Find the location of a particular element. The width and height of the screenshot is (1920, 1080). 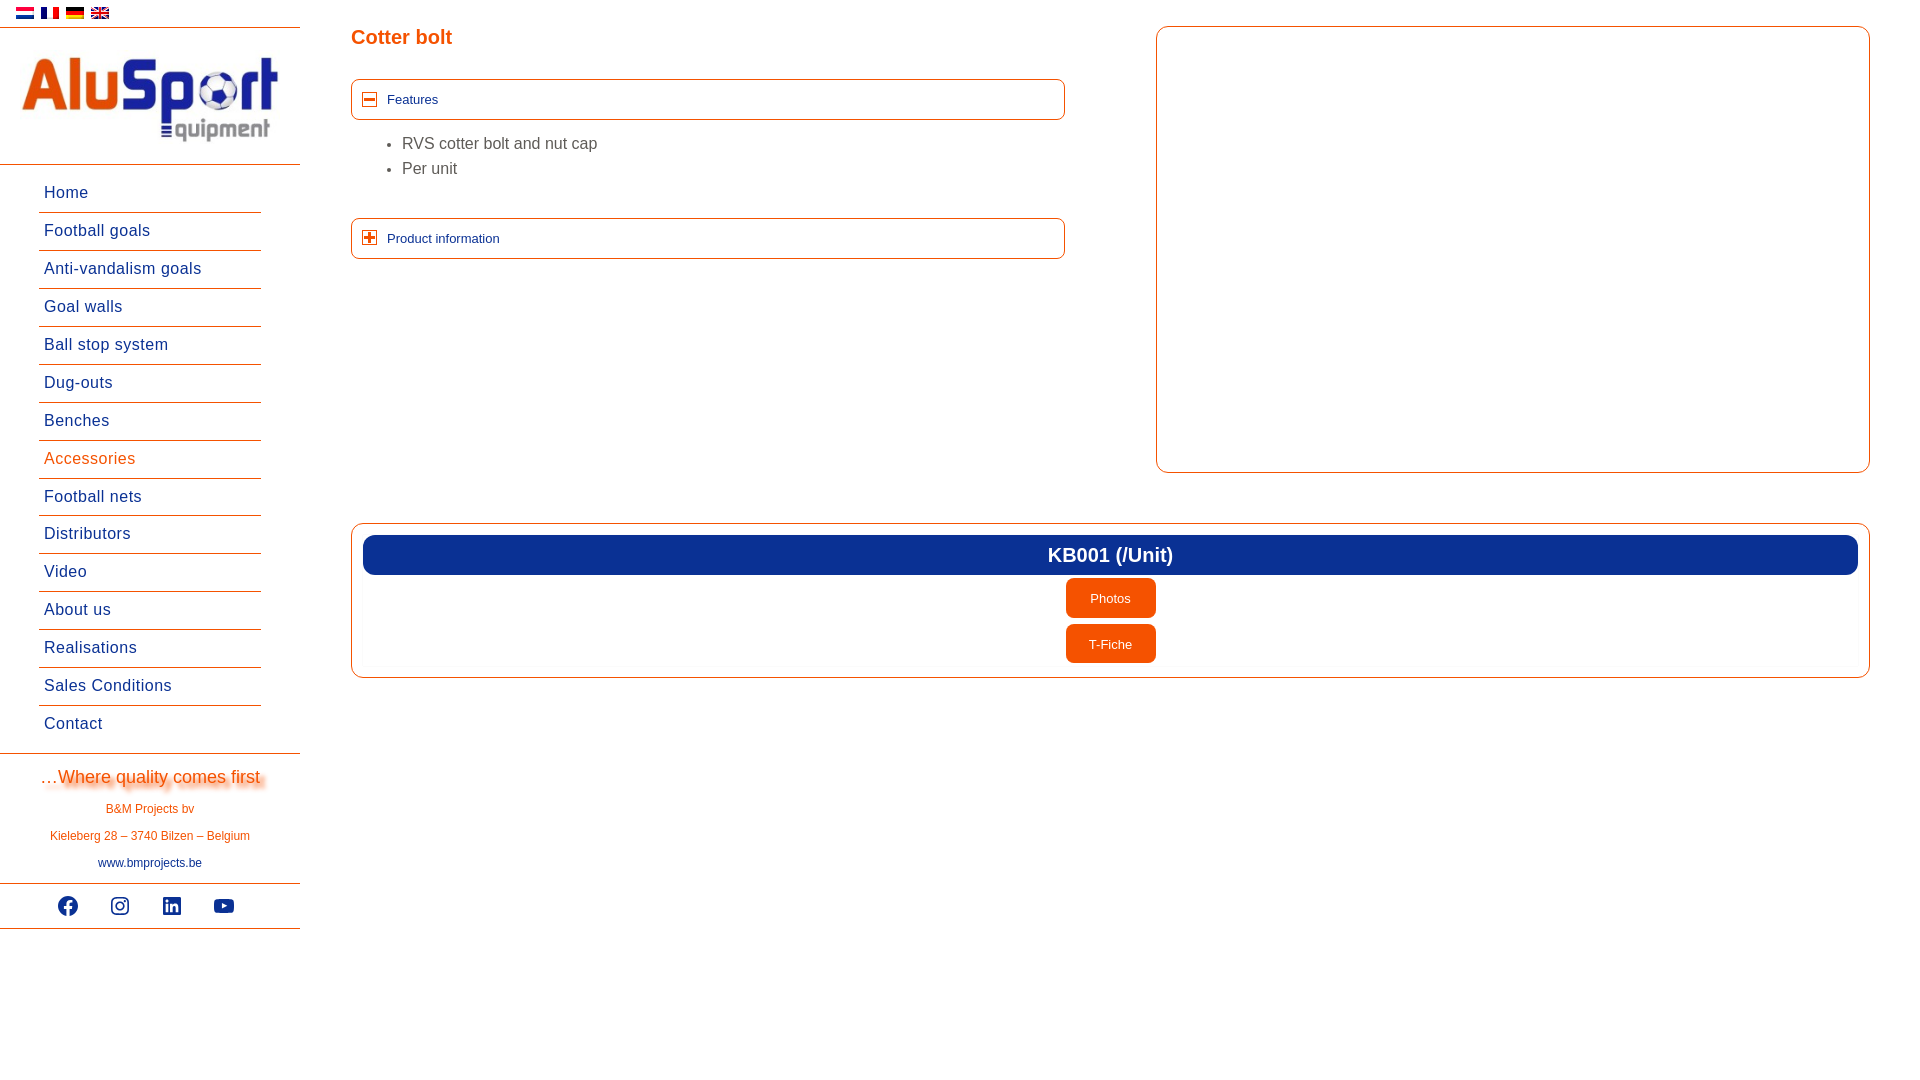

'Nederlands' is located at coordinates (24, 12).